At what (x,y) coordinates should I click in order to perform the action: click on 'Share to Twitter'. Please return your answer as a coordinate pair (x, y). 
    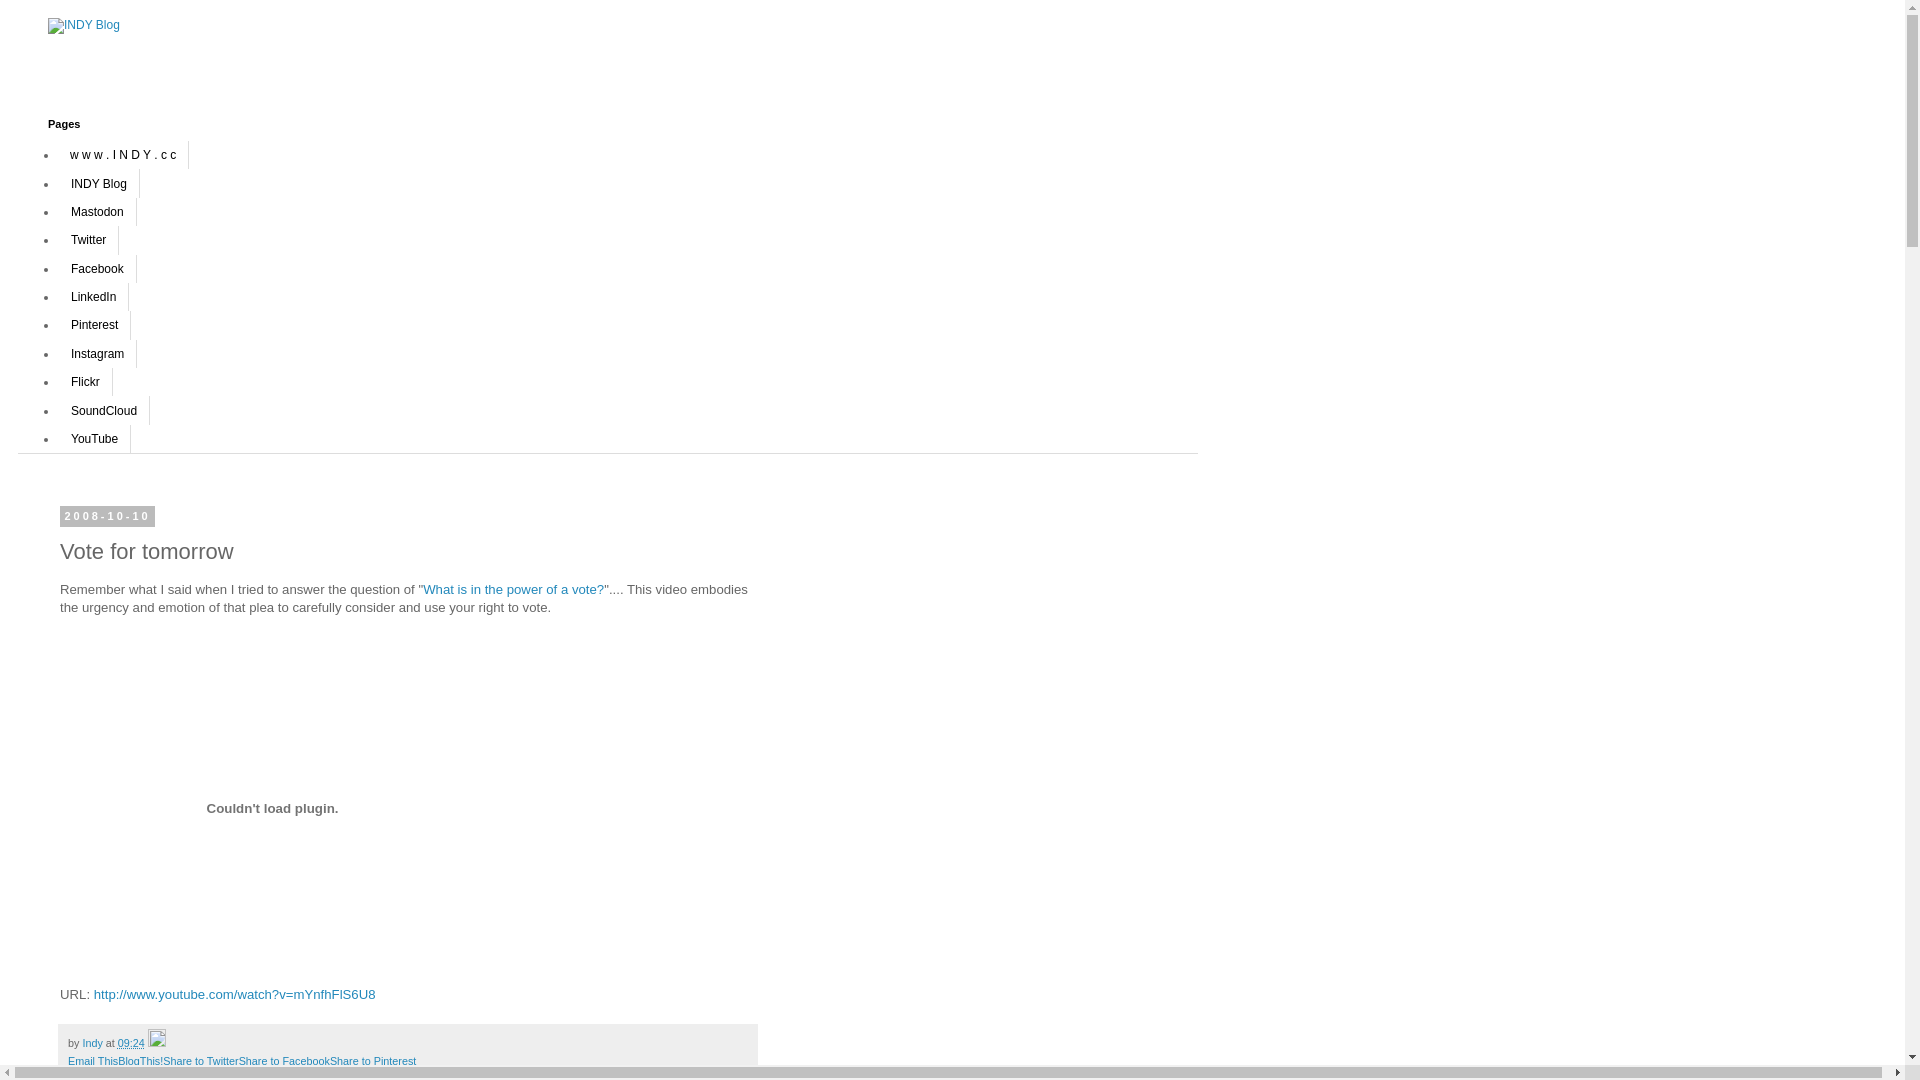
    Looking at the image, I should click on (200, 1059).